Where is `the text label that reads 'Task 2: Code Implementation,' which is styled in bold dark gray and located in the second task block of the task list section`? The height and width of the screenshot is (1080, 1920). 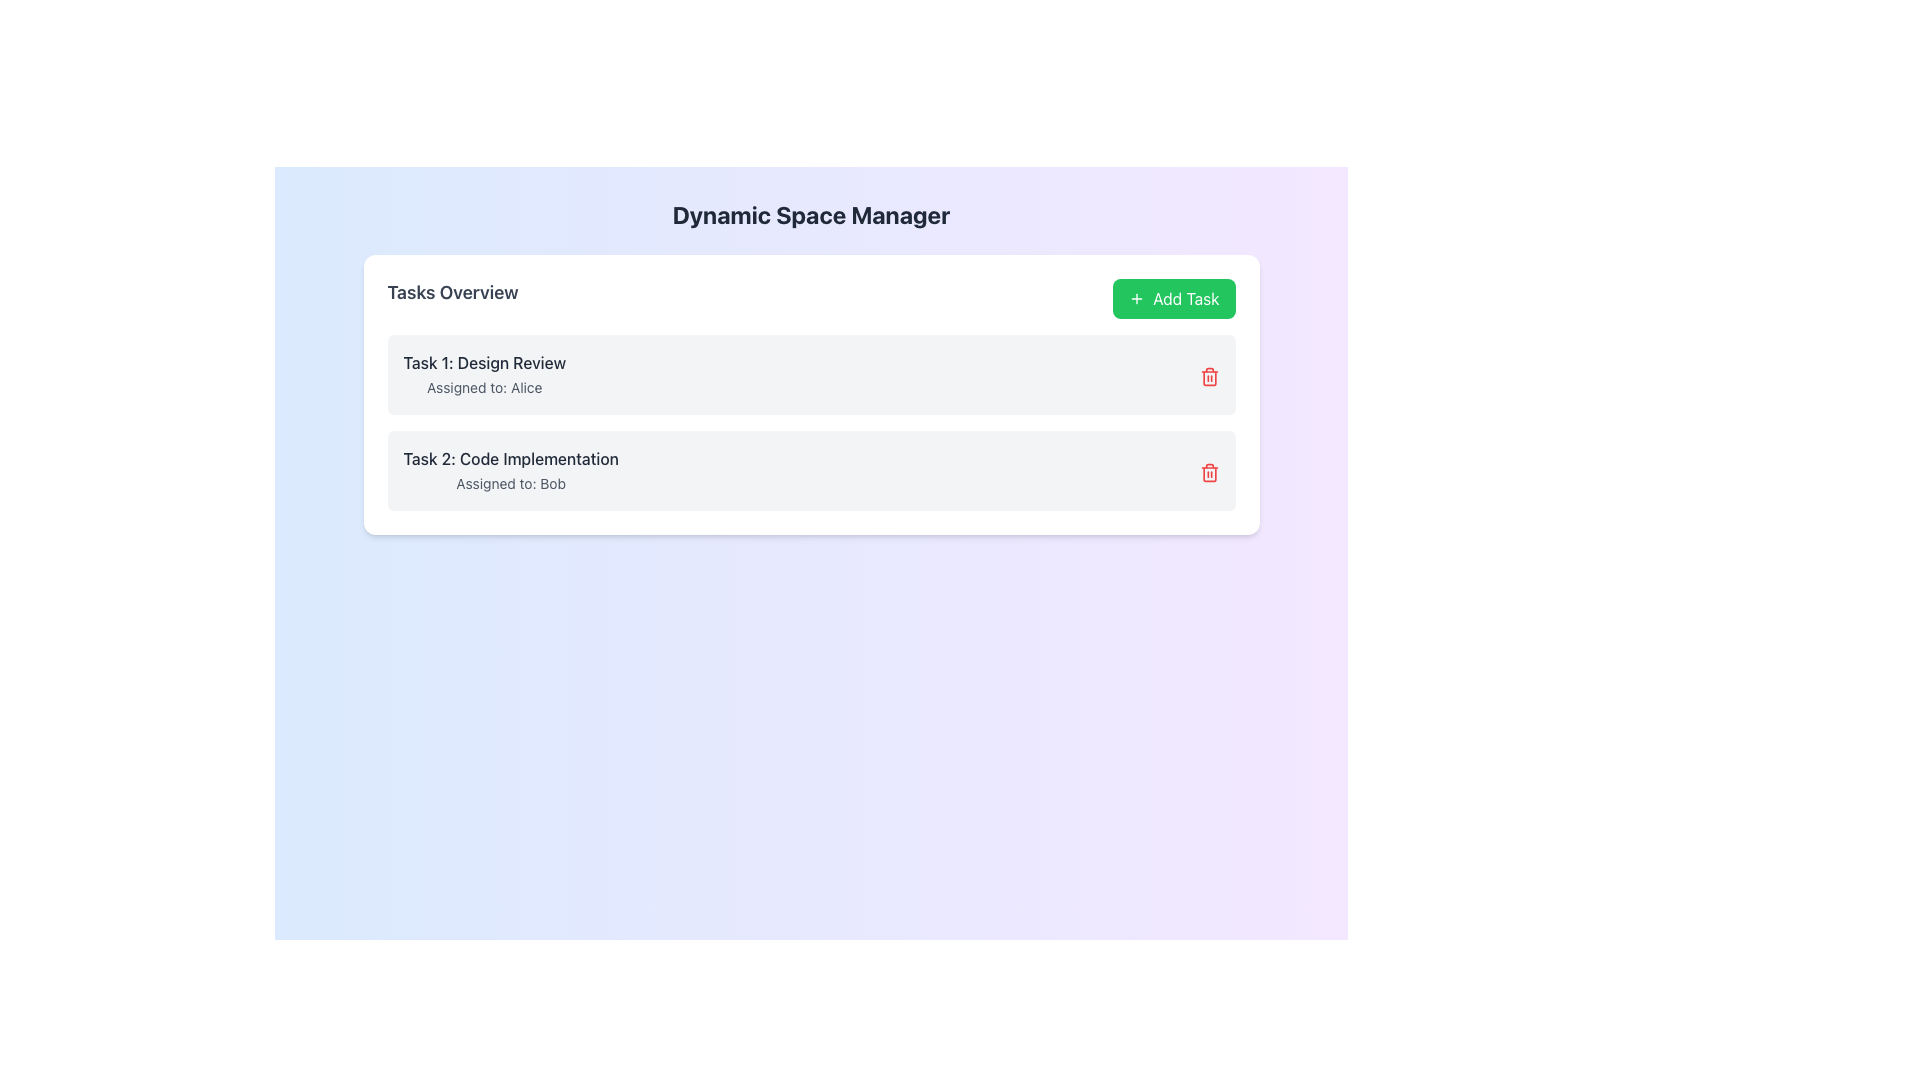 the text label that reads 'Task 2: Code Implementation,' which is styled in bold dark gray and located in the second task block of the task list section is located at coordinates (511, 459).